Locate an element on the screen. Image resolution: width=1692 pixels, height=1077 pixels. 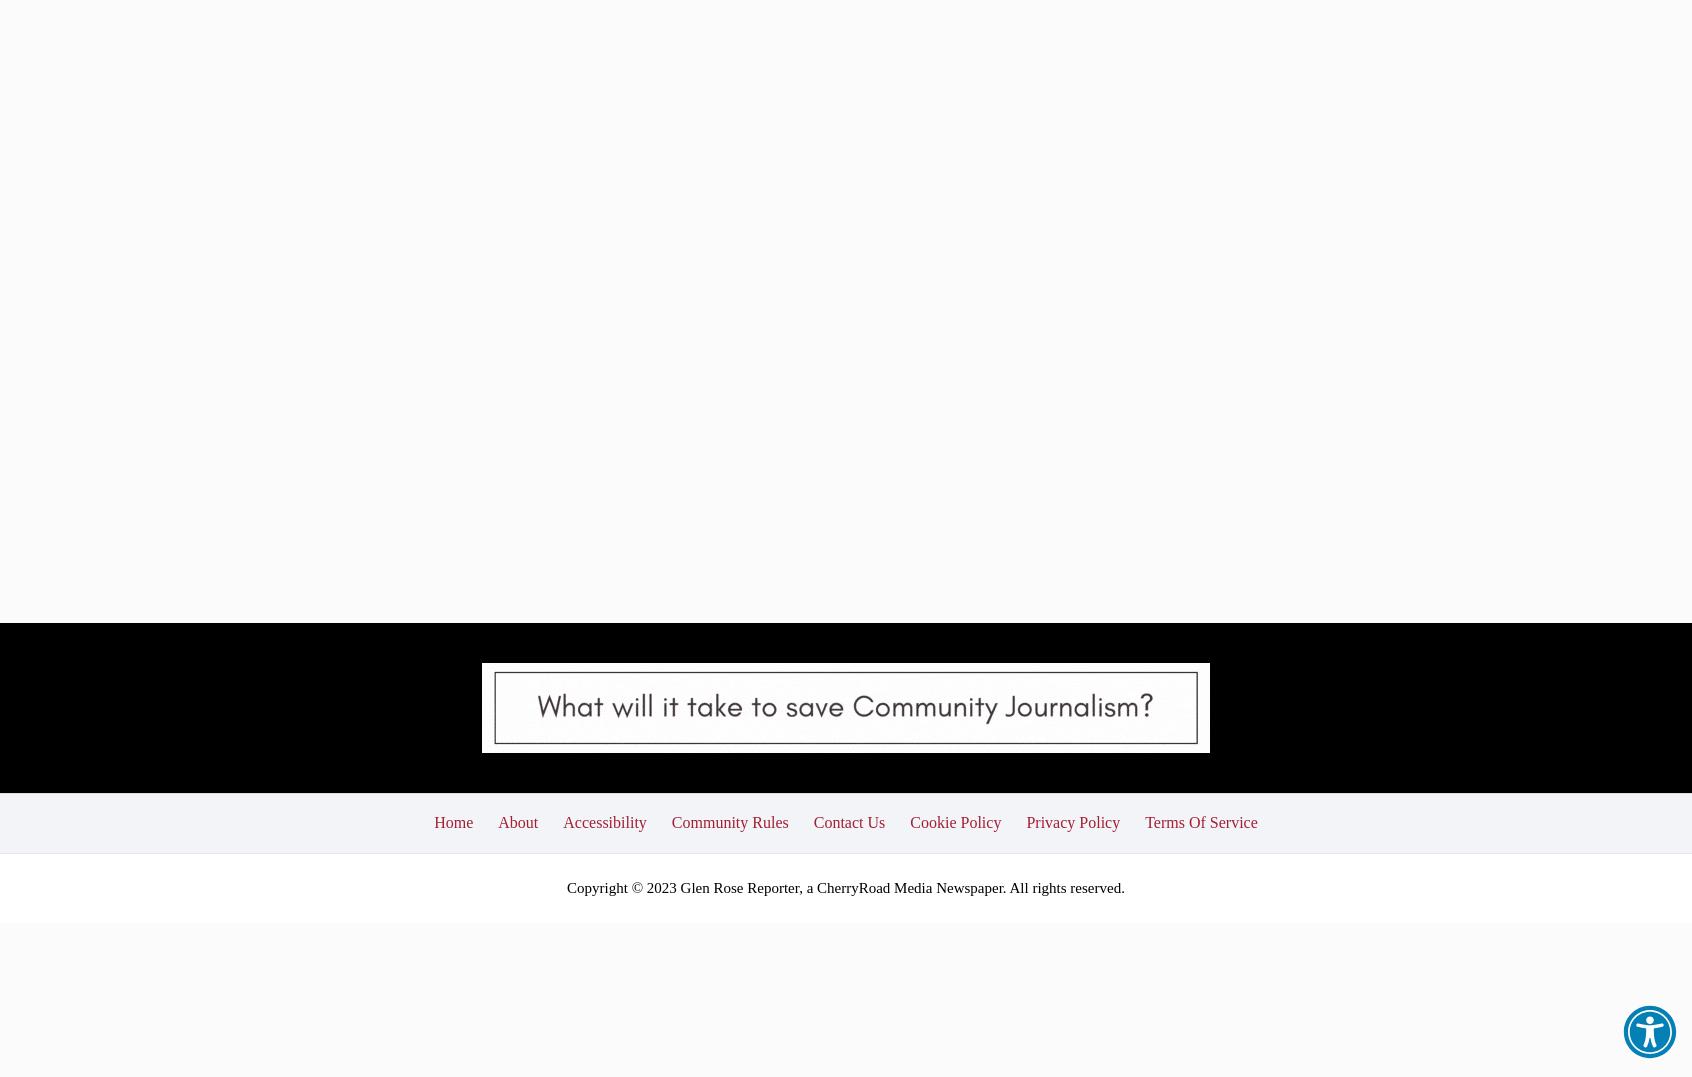
'About' is located at coordinates (517, 668).